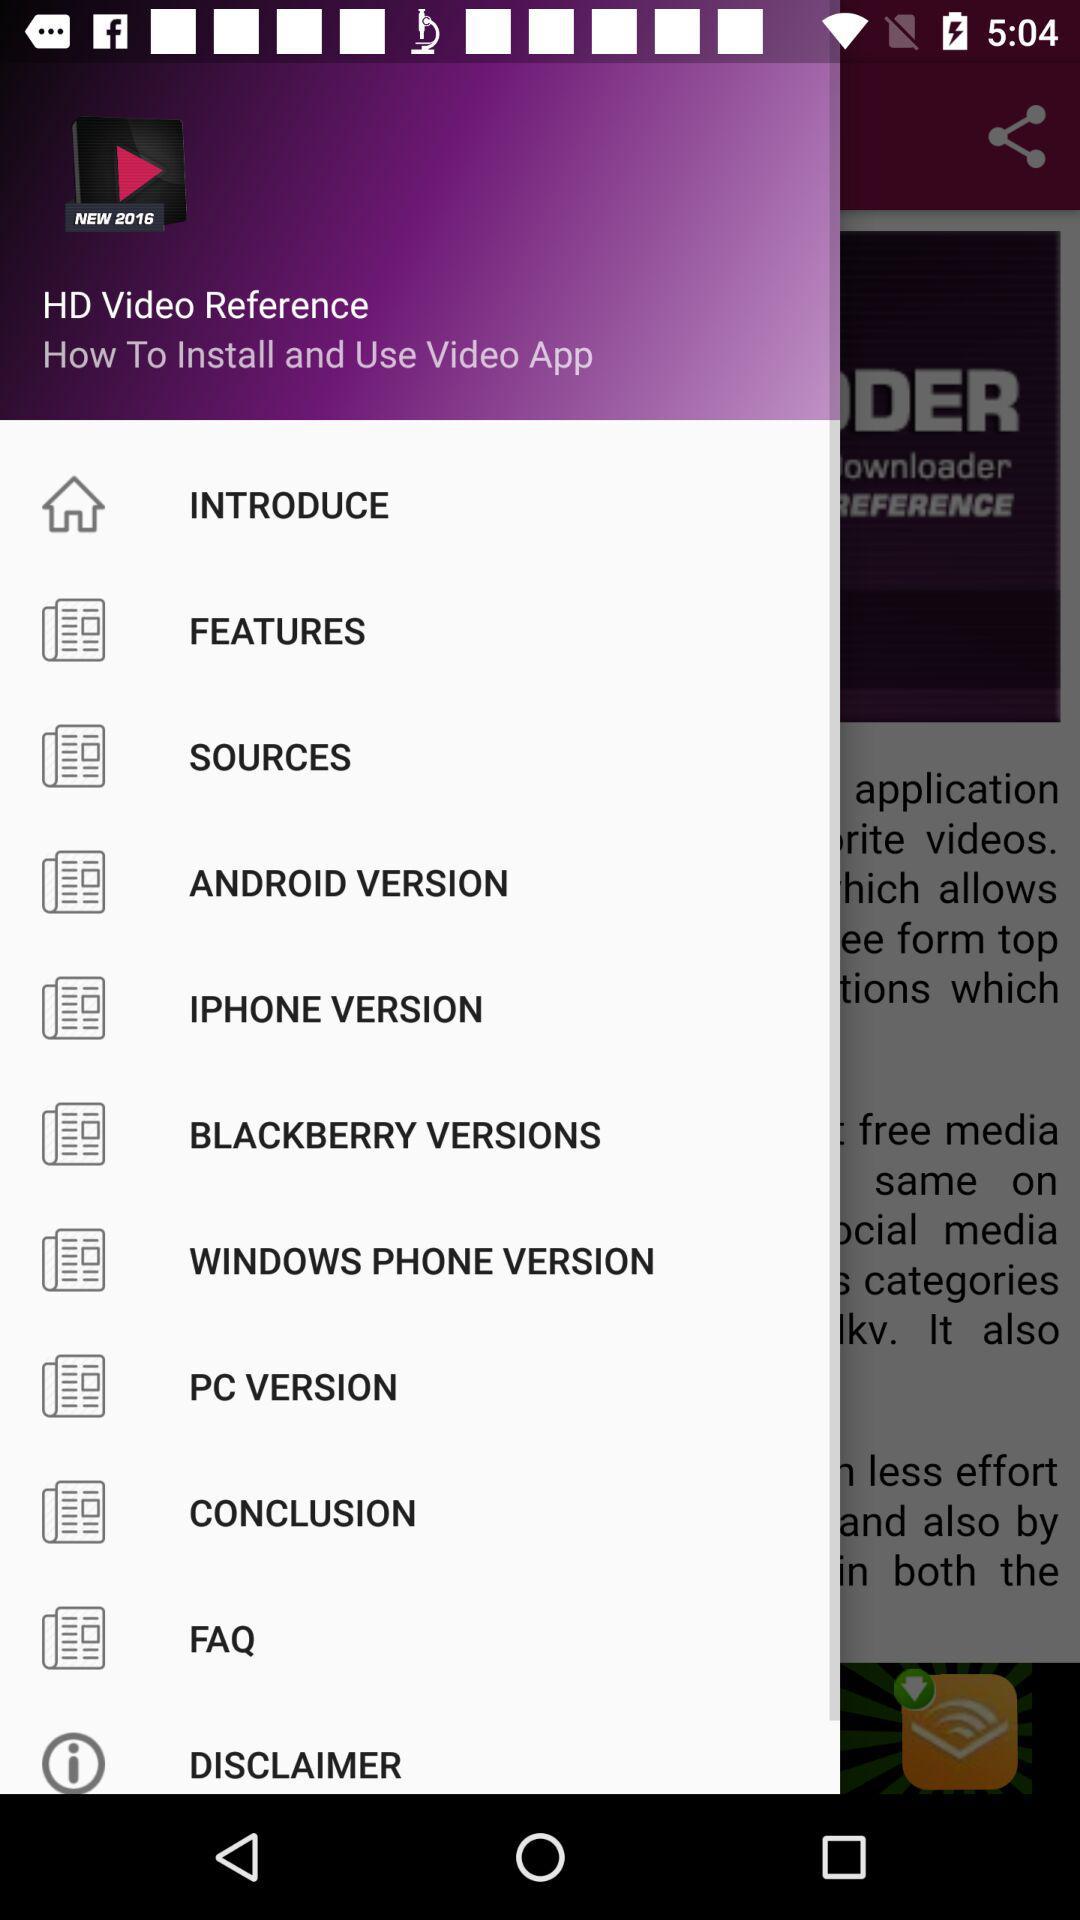 The image size is (1080, 1920). What do you see at coordinates (111, 152) in the screenshot?
I see `top left corner icon` at bounding box center [111, 152].